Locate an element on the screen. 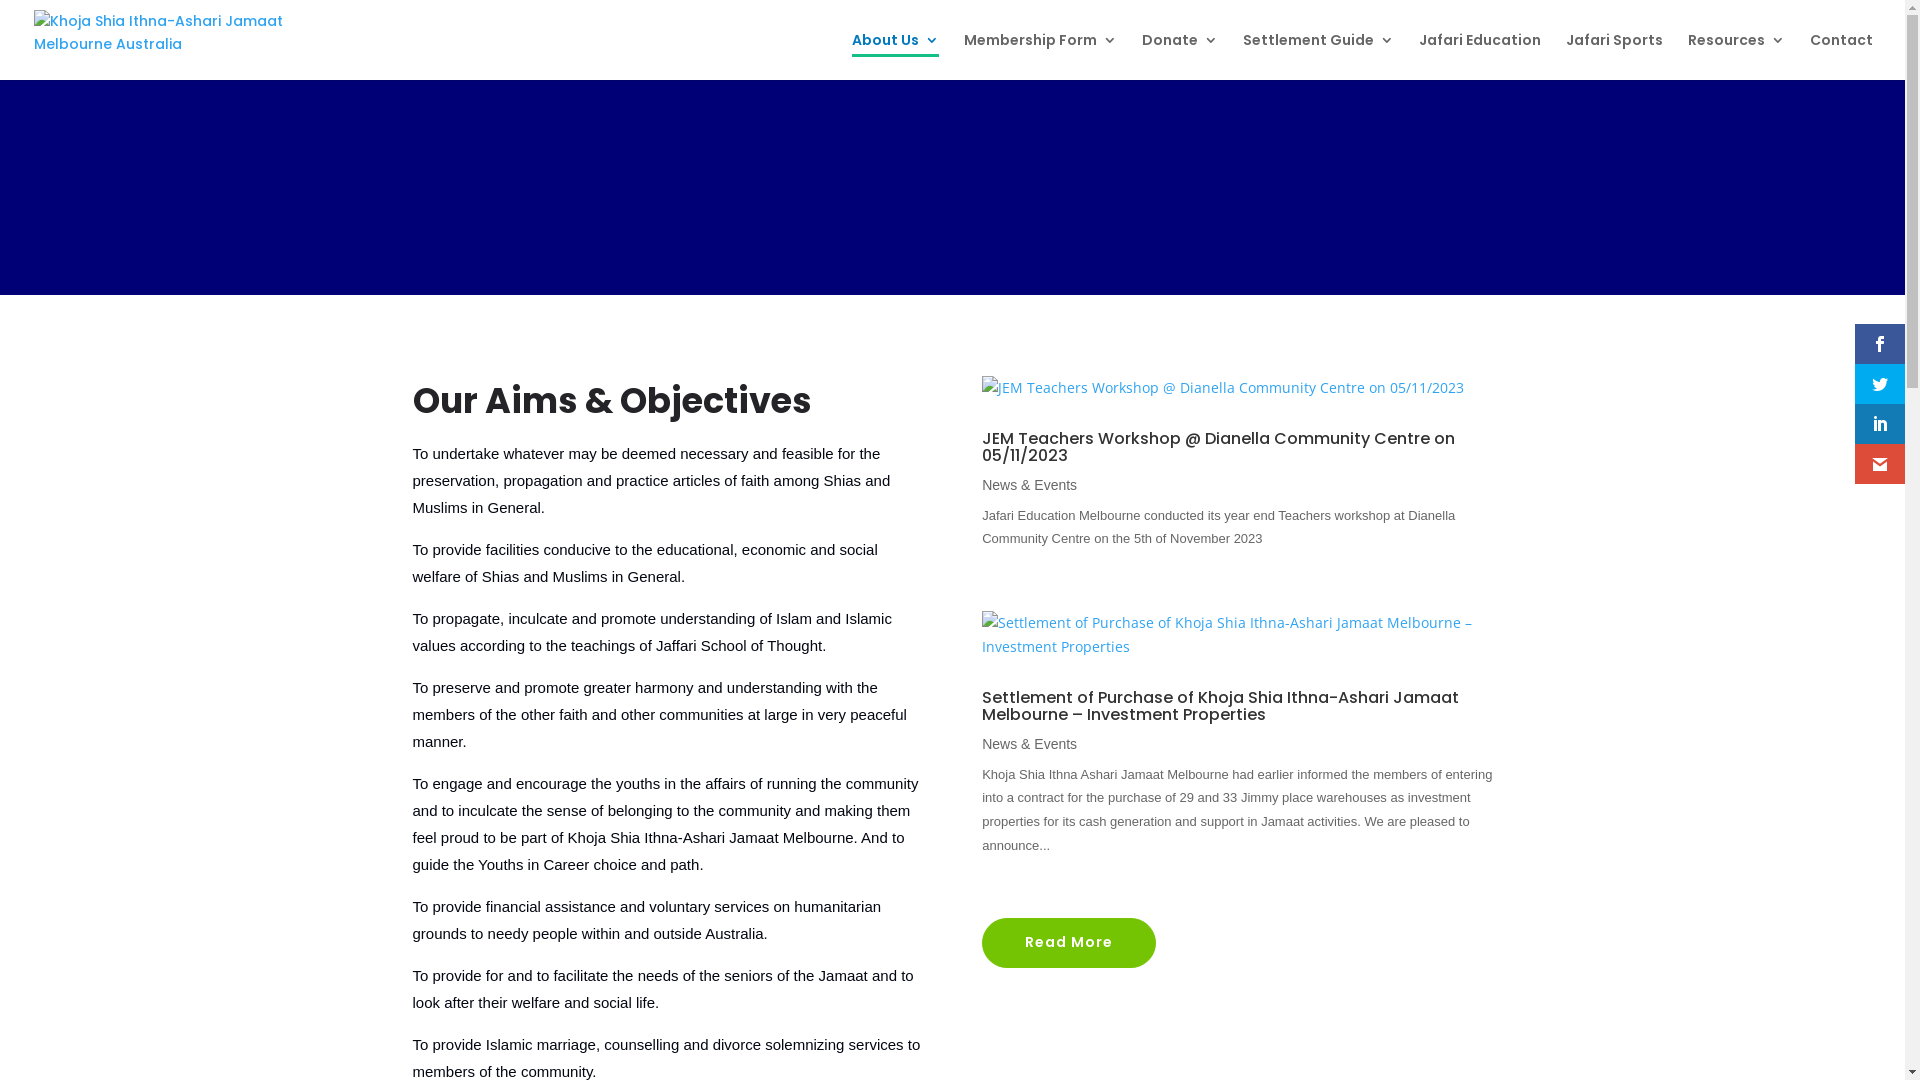  'Jafari Education' is located at coordinates (1479, 55).